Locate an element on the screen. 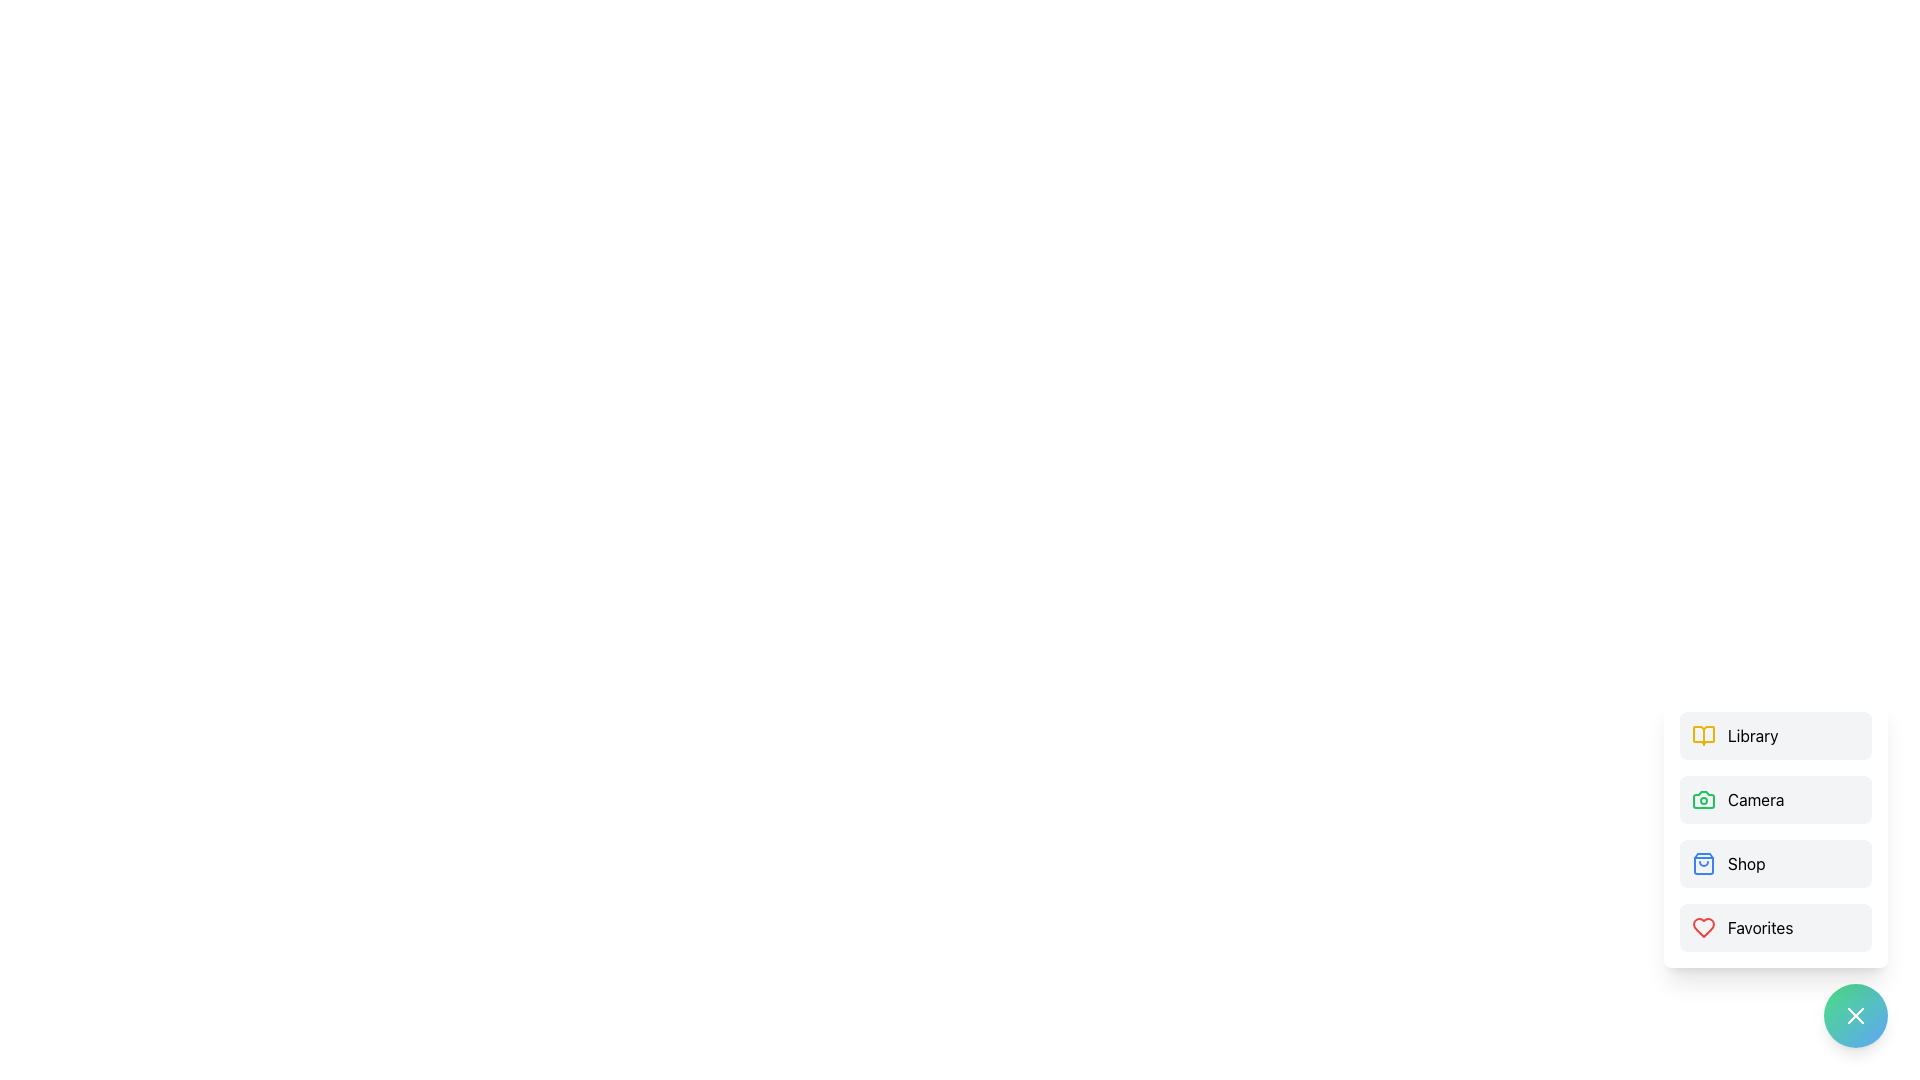 The width and height of the screenshot is (1920, 1080). the 'Shop' text label, which is part of an interactive button-like group displayed in a sans-serif font with a black color on a light gray background is located at coordinates (1745, 863).